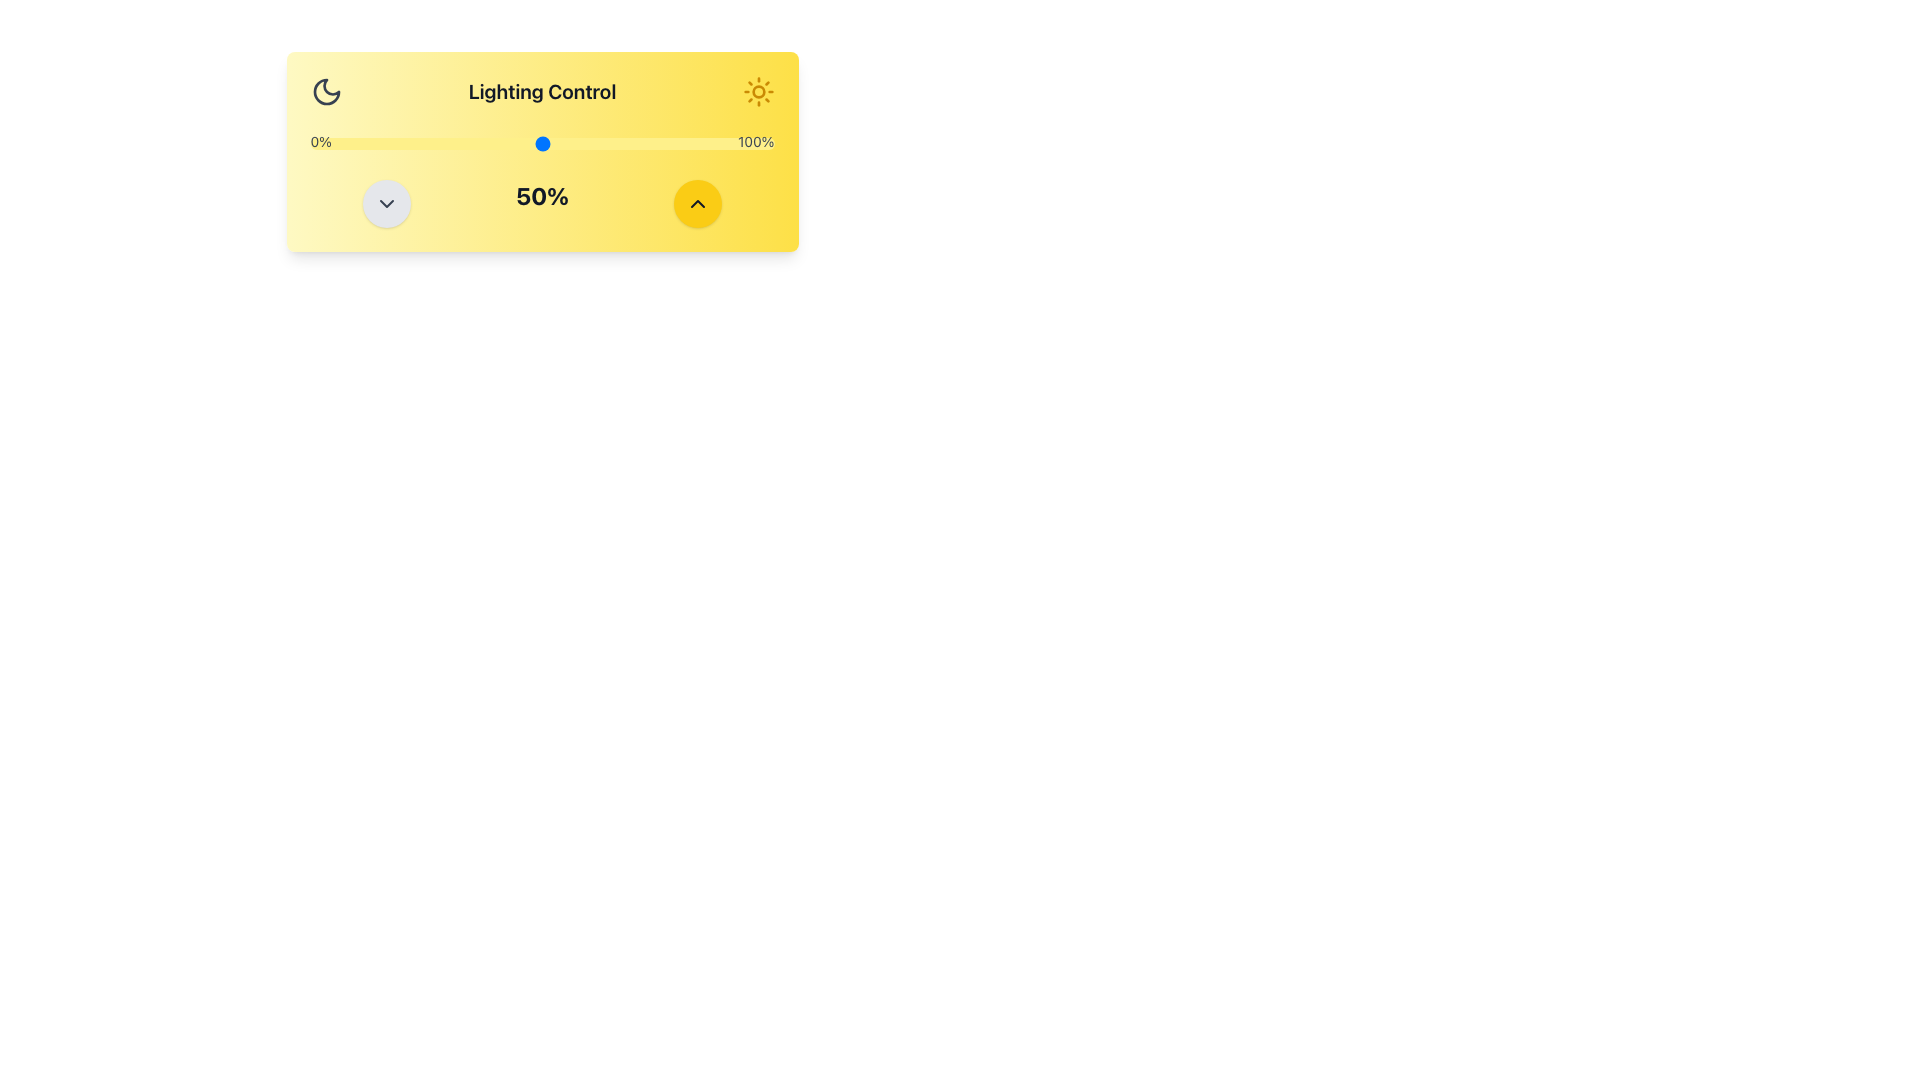  What do you see at coordinates (386, 204) in the screenshot?
I see `the gray chevron-down icon button located in the bottom-right corner of the yellow card interface` at bounding box center [386, 204].